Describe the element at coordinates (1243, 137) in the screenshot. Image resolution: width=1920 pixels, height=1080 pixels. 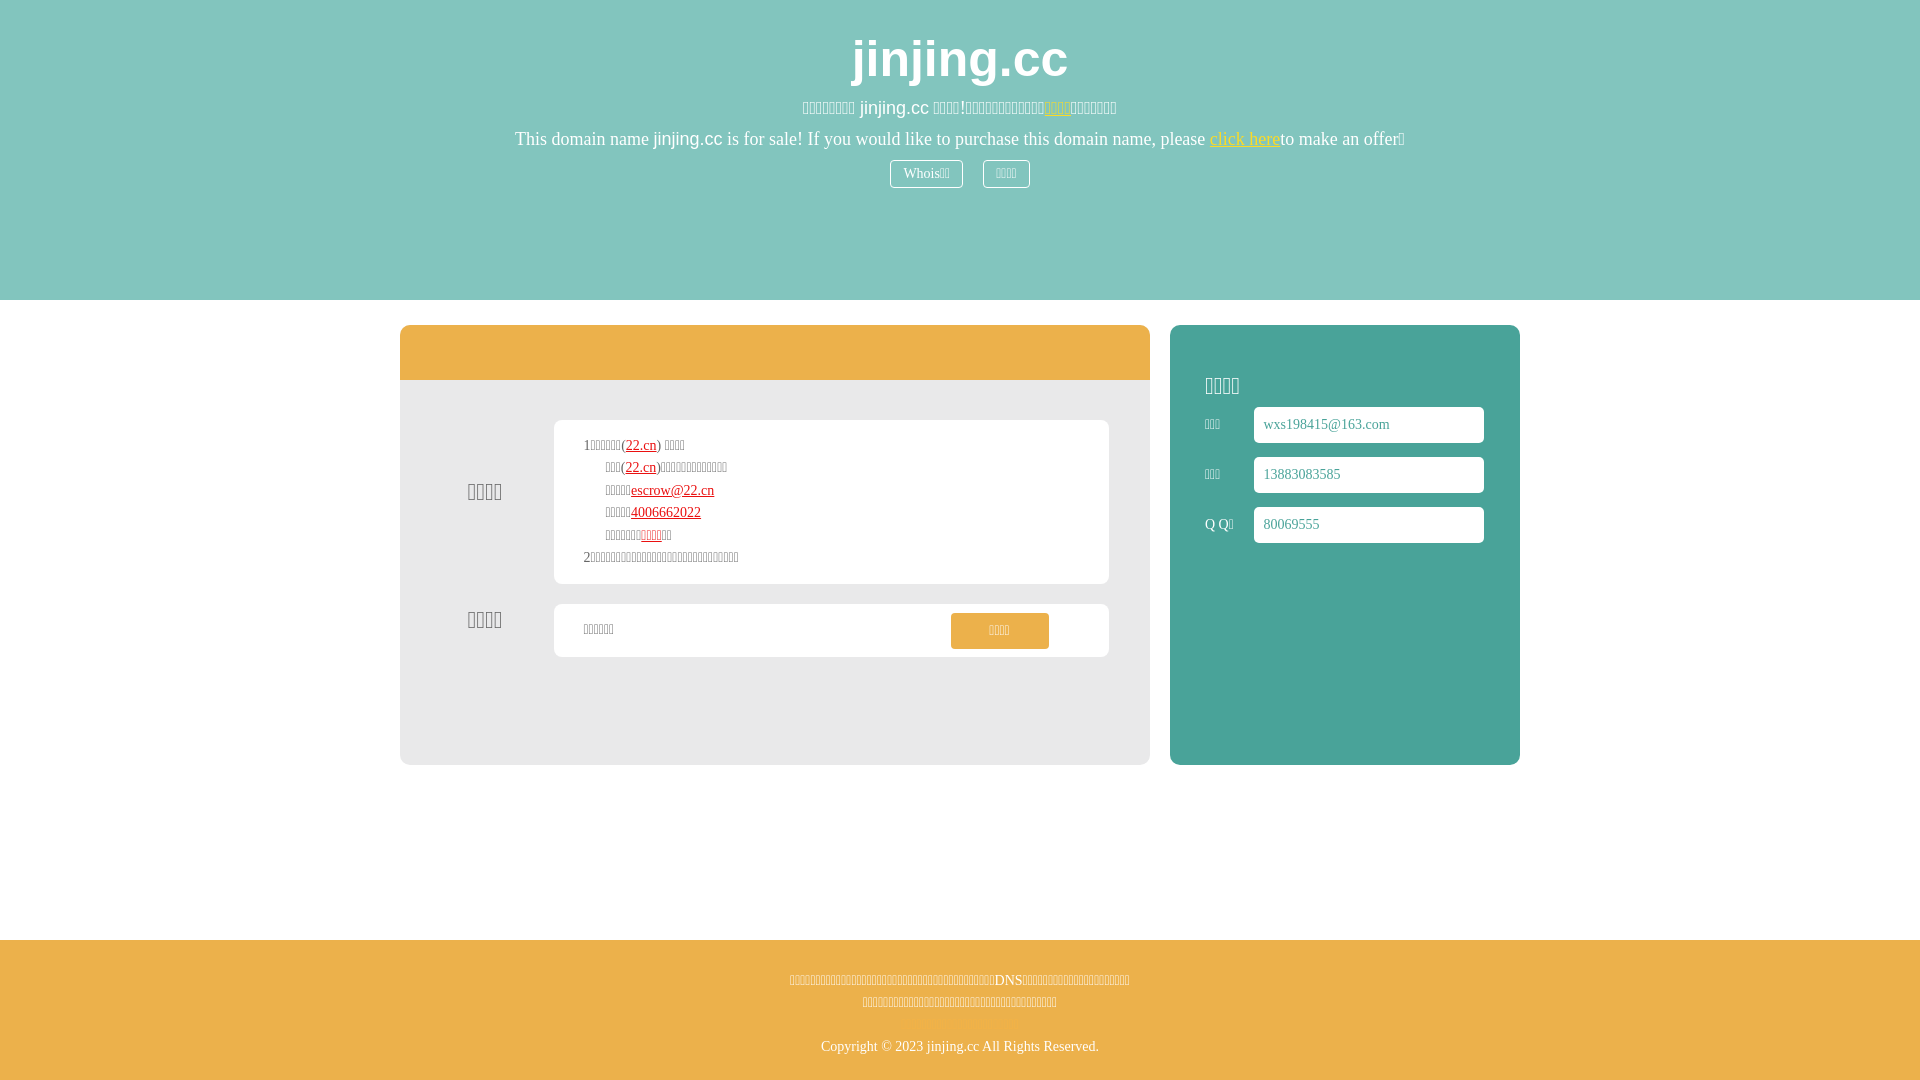
I see `'click here'` at that location.